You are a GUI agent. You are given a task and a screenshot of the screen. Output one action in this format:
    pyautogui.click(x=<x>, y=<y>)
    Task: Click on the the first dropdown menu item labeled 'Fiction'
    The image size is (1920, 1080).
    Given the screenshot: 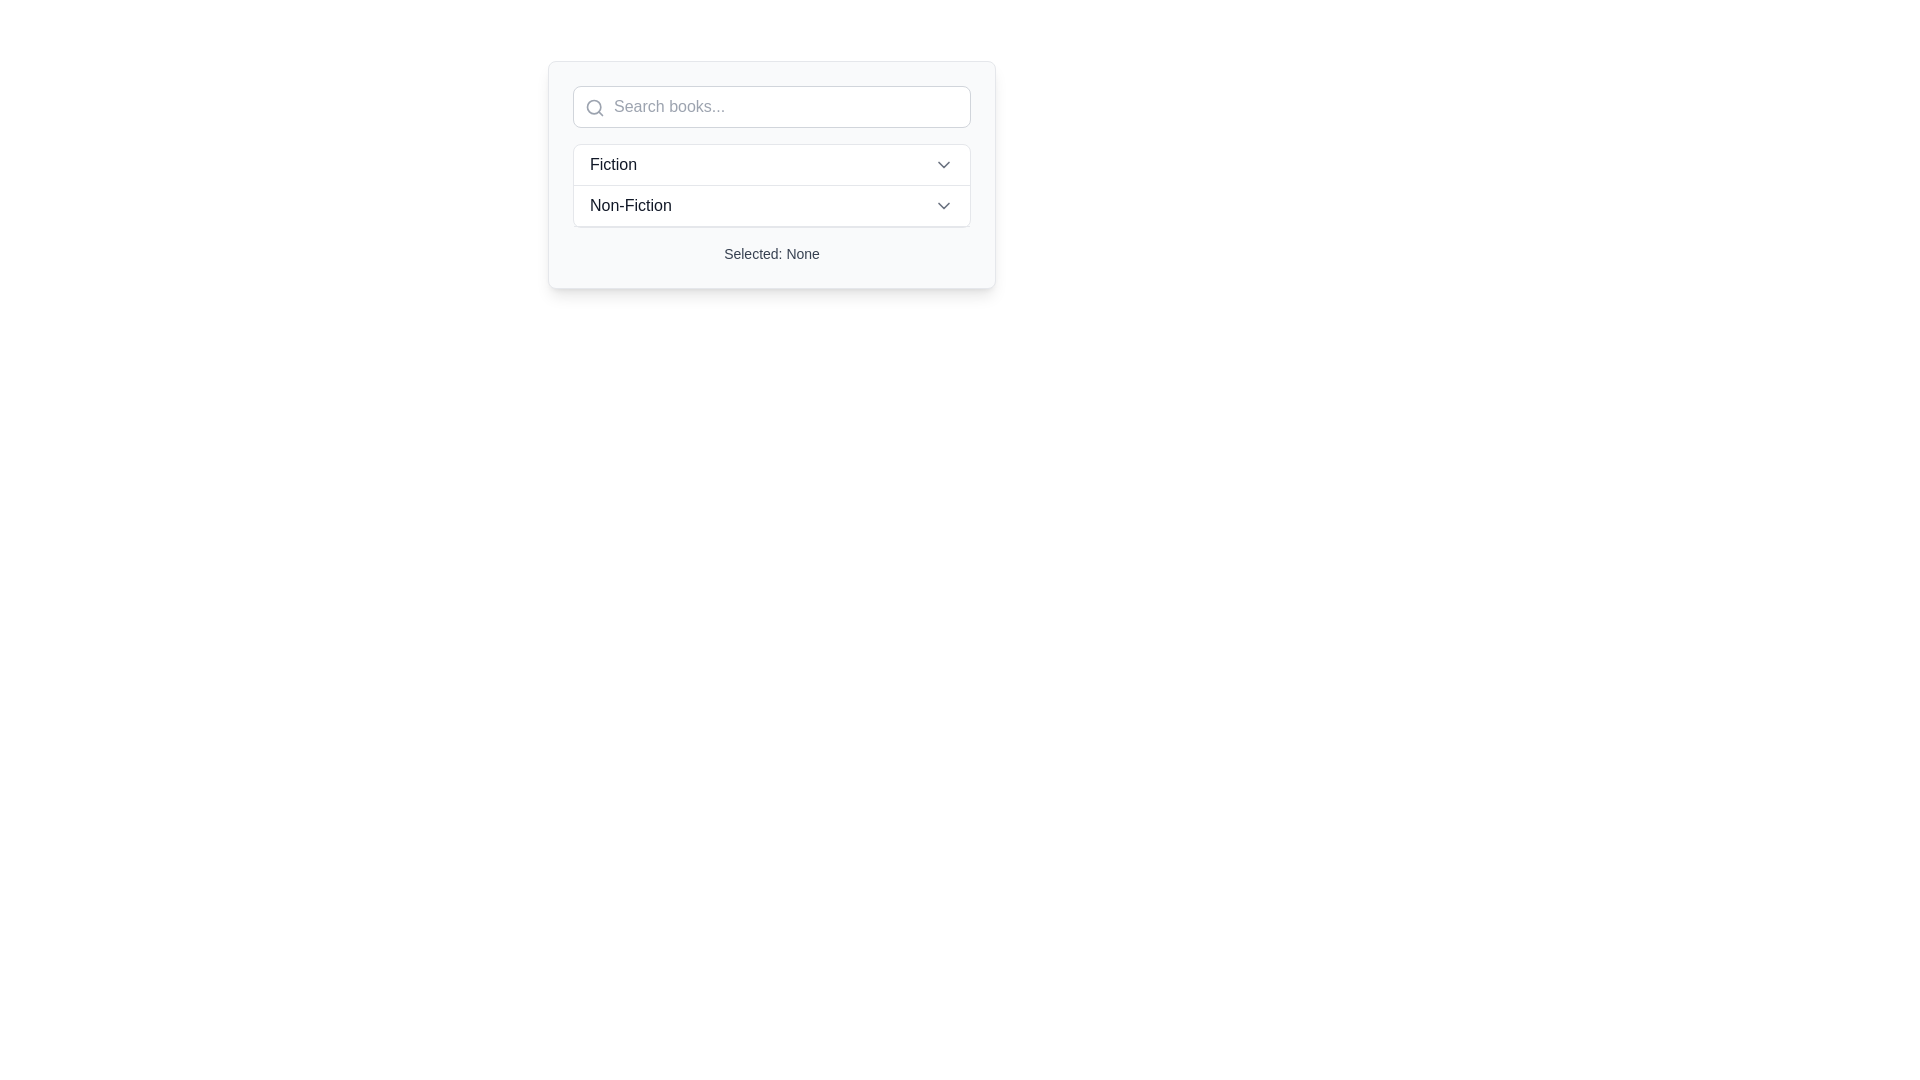 What is the action you would take?
    pyautogui.click(x=771, y=164)
    